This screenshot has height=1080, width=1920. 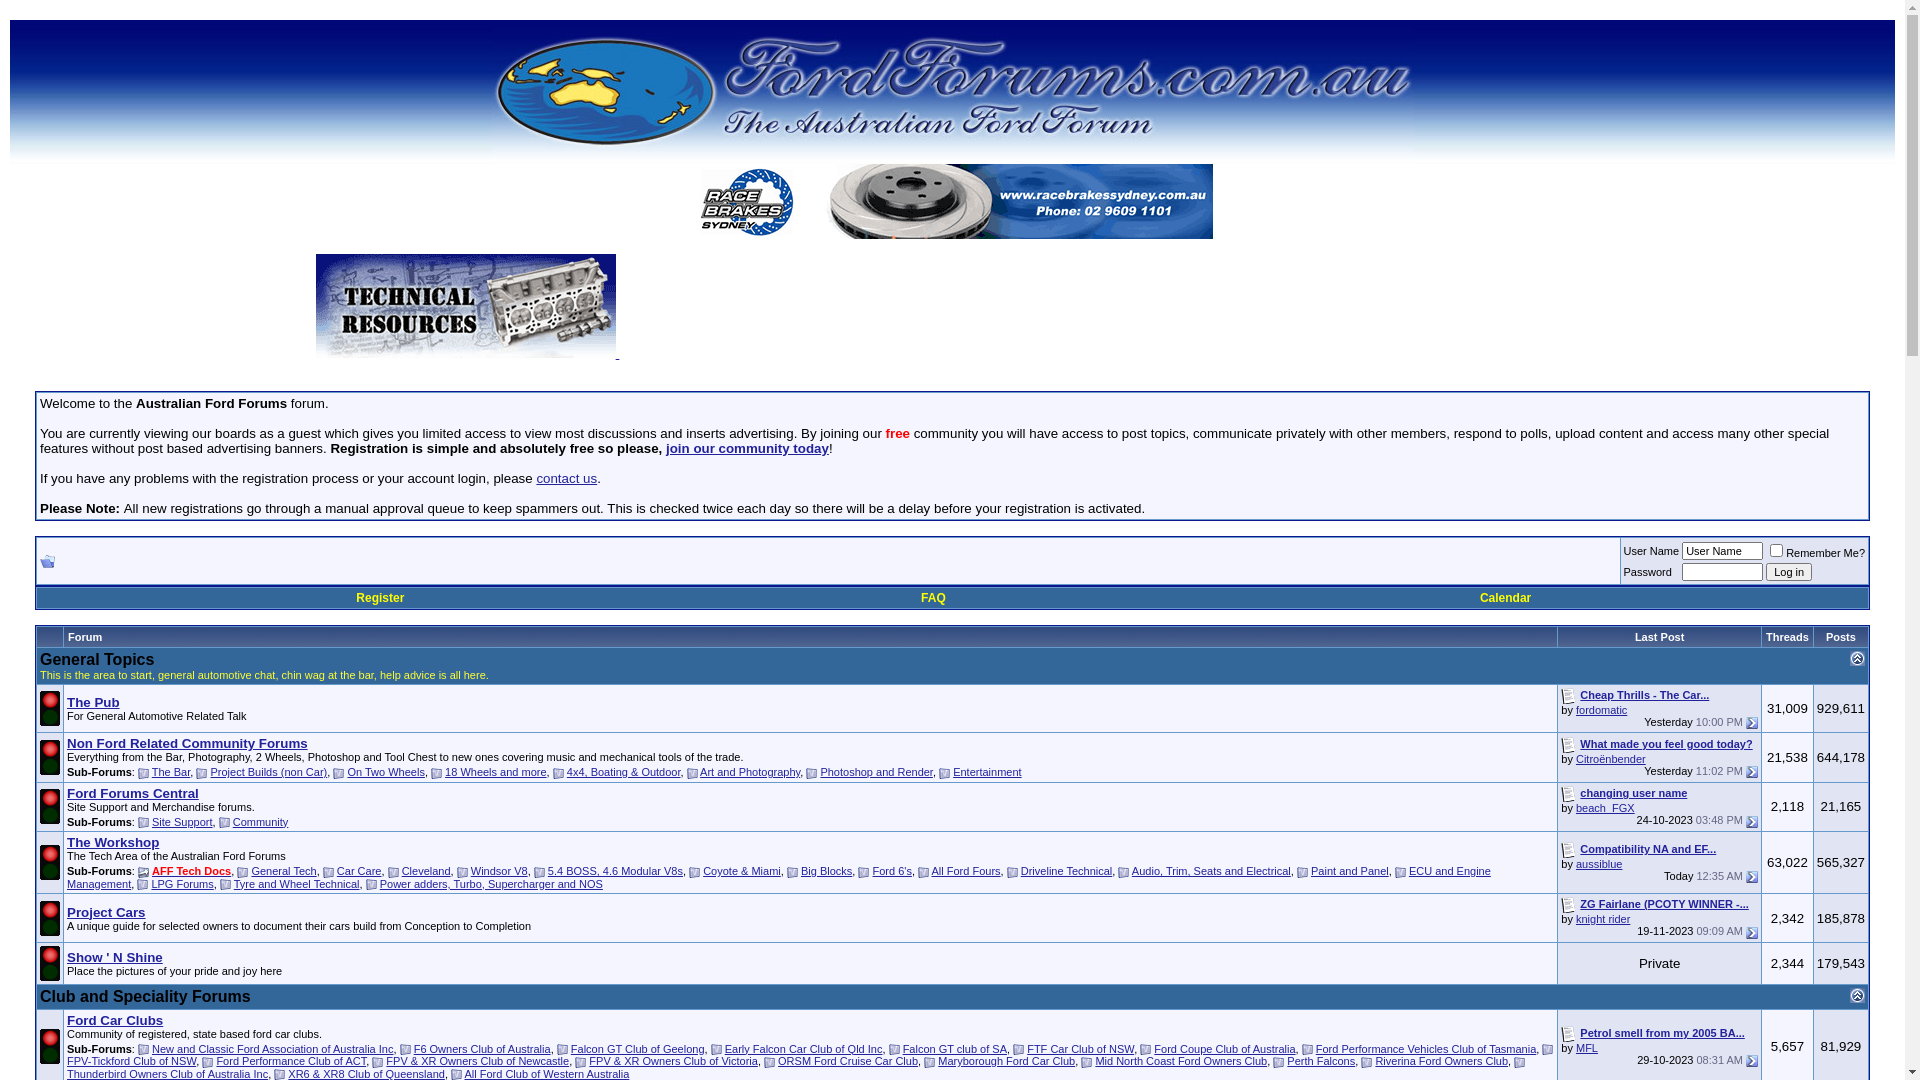 I want to click on 'Perth Falcons', so click(x=1320, y=1059).